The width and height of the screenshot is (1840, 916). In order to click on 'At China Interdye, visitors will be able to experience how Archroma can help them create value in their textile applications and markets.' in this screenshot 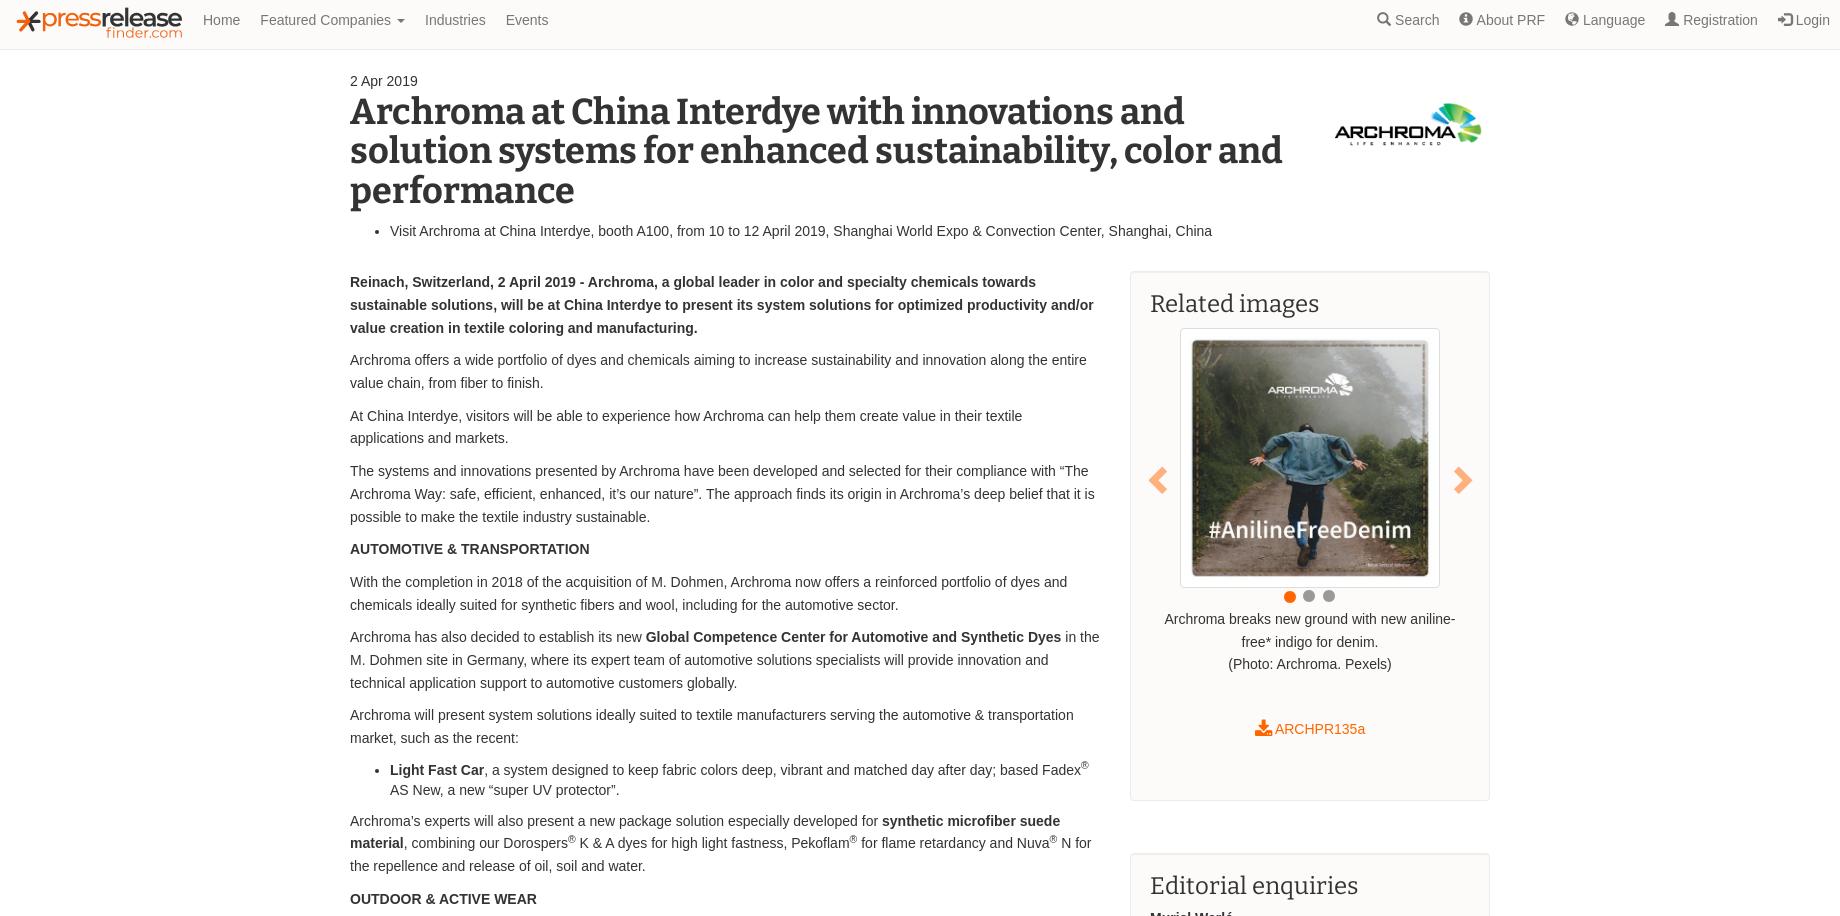, I will do `click(684, 425)`.